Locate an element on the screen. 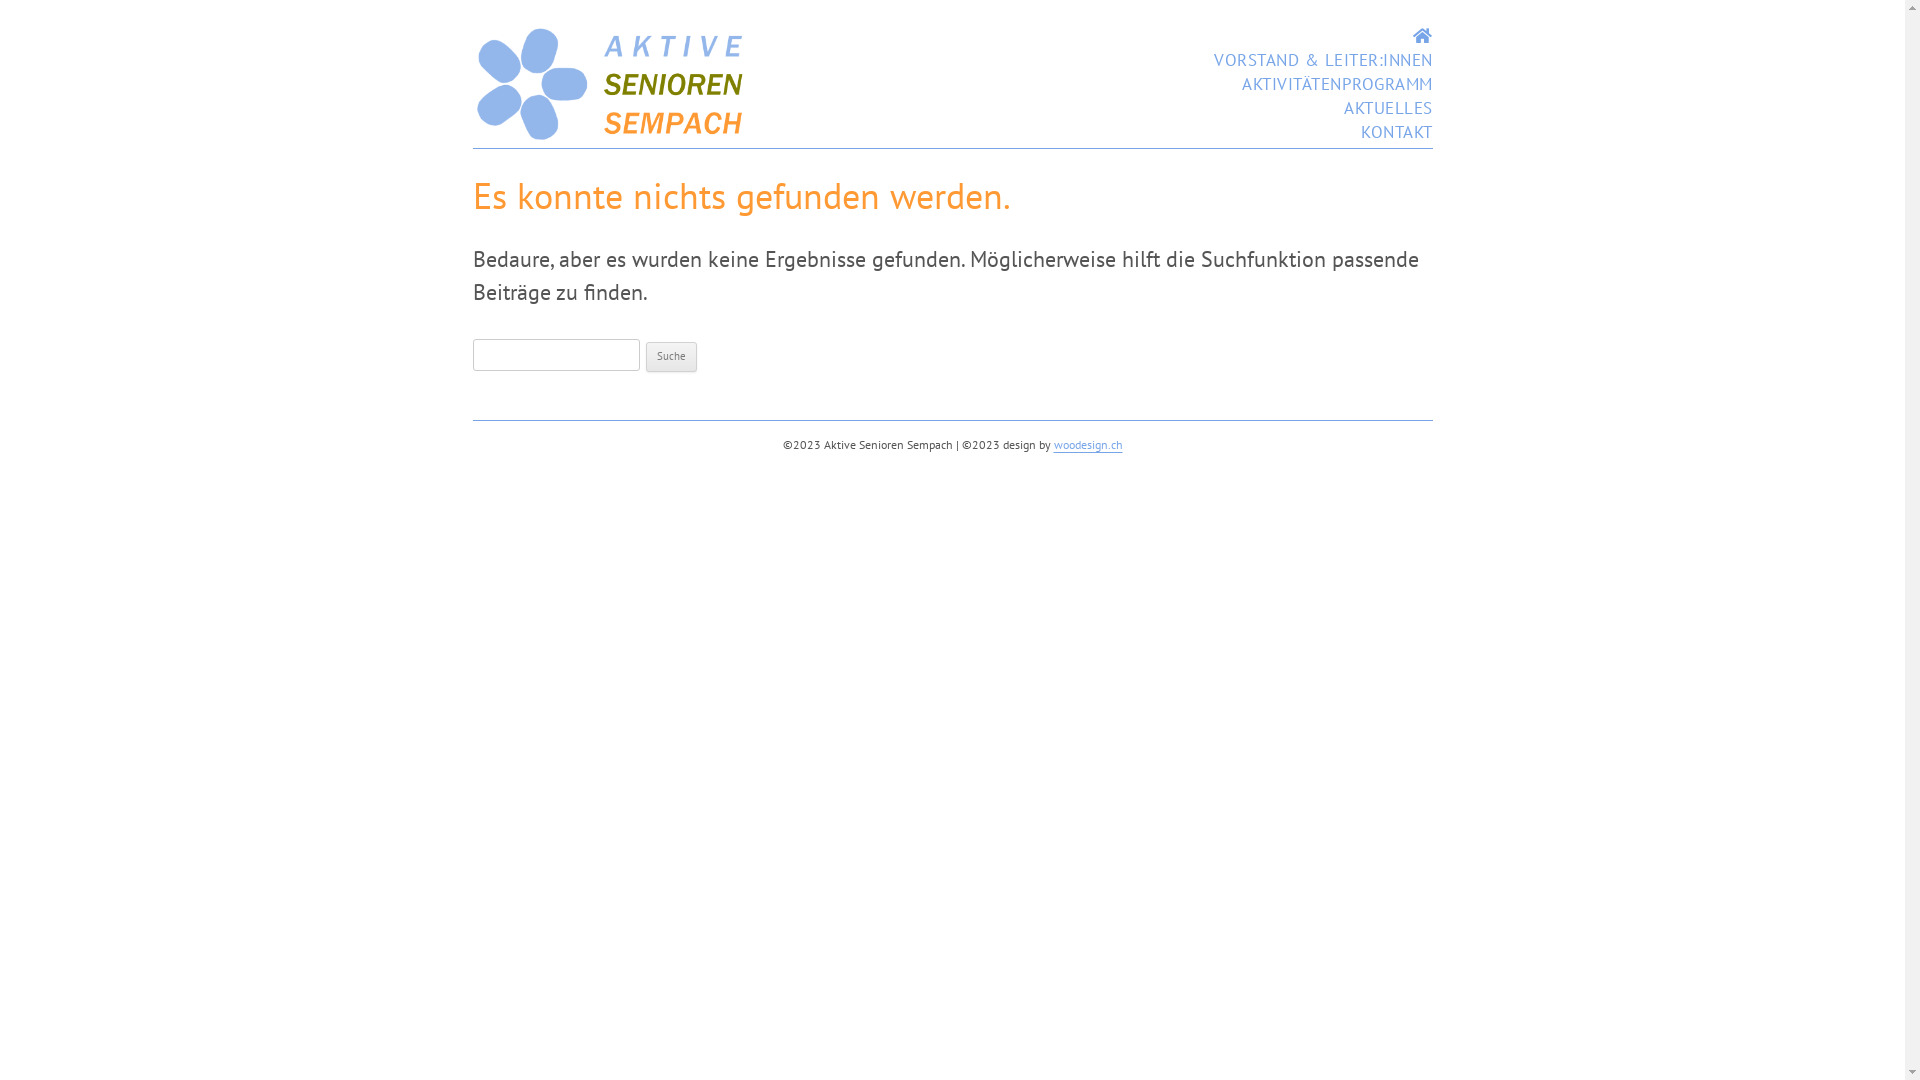 Image resolution: width=1920 pixels, height=1080 pixels. 'KONTAKT' is located at coordinates (1395, 131).